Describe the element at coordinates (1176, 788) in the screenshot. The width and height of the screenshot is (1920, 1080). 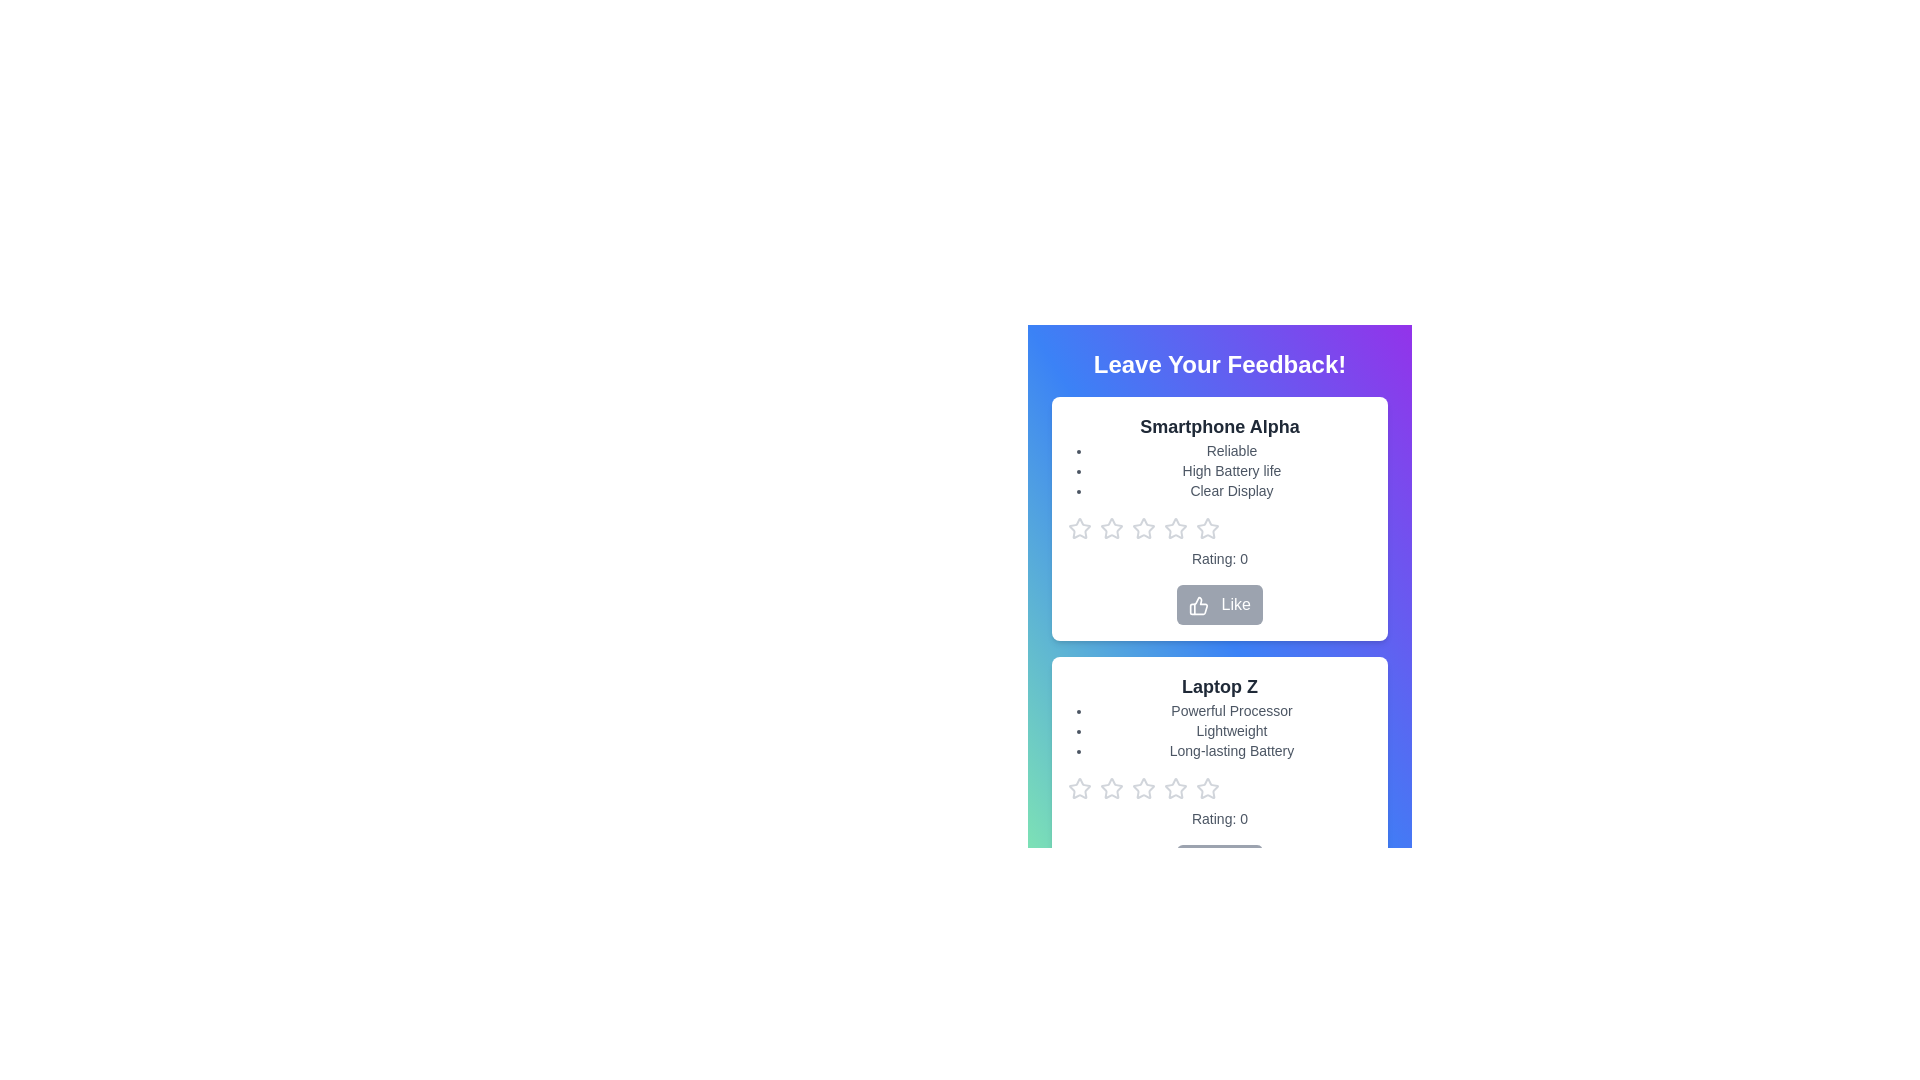
I see `the fifth star icon in the rating group for 'Laptop Z'` at that location.